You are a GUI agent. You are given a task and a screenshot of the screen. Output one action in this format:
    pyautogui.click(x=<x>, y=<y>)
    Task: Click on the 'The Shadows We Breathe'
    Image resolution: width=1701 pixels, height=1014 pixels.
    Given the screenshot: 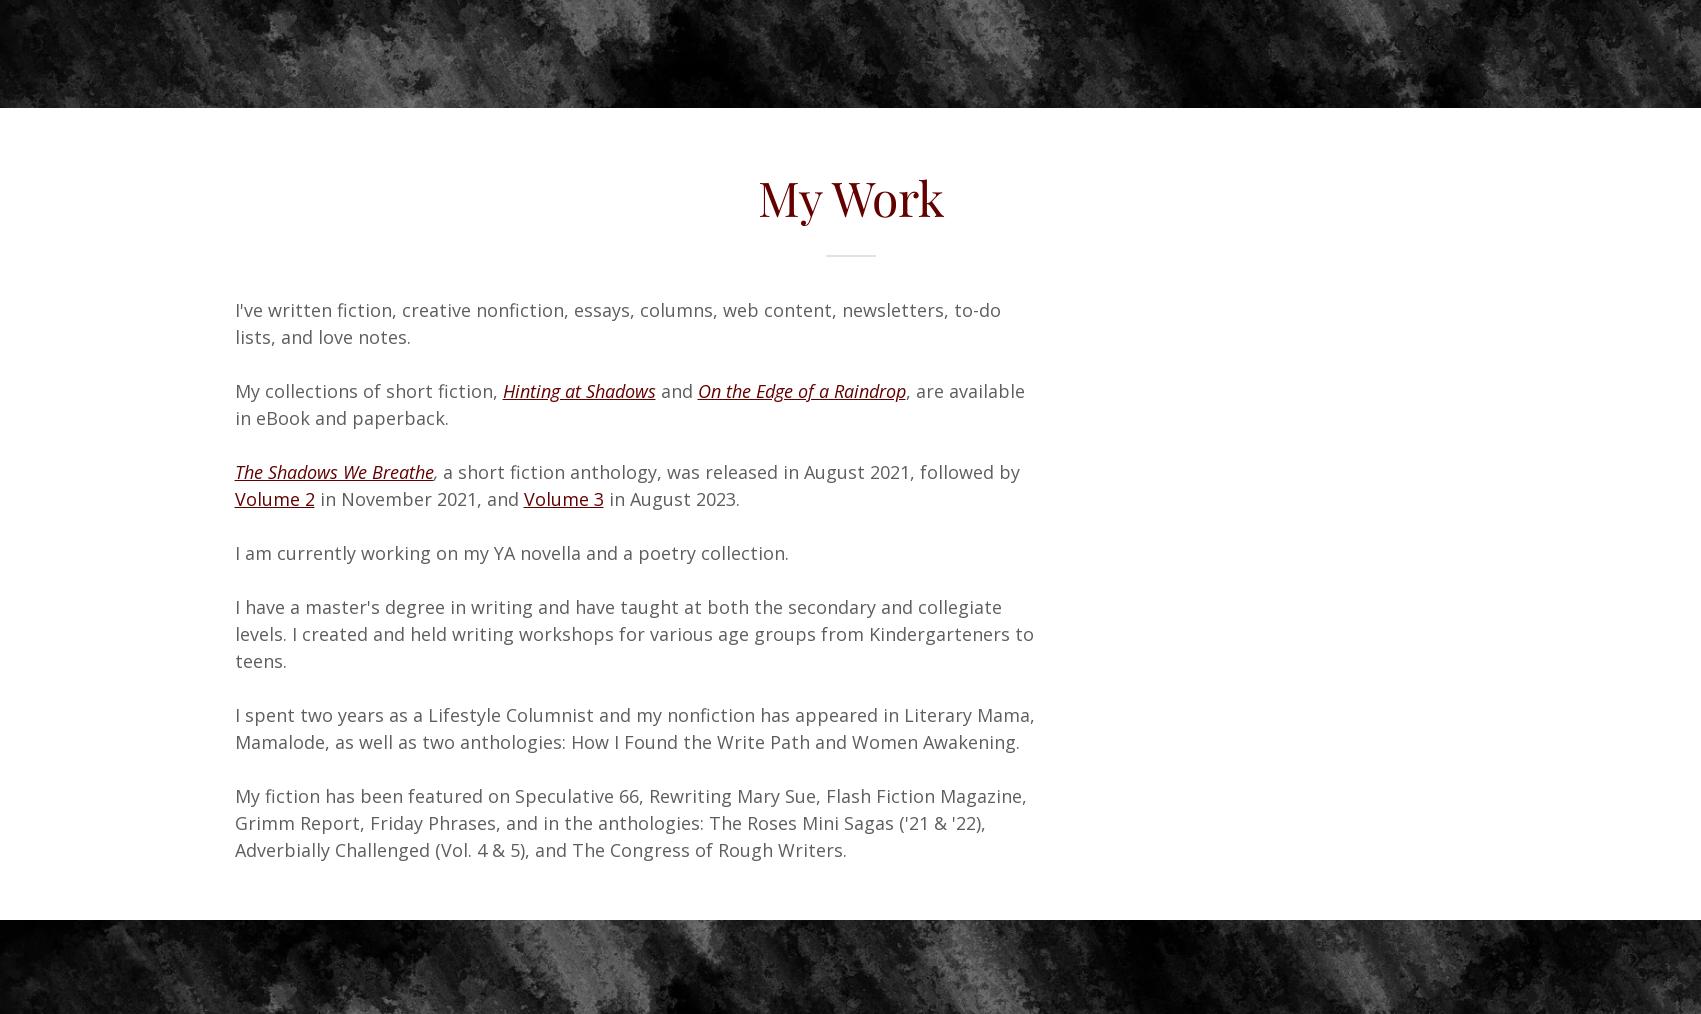 What is the action you would take?
    pyautogui.click(x=333, y=471)
    